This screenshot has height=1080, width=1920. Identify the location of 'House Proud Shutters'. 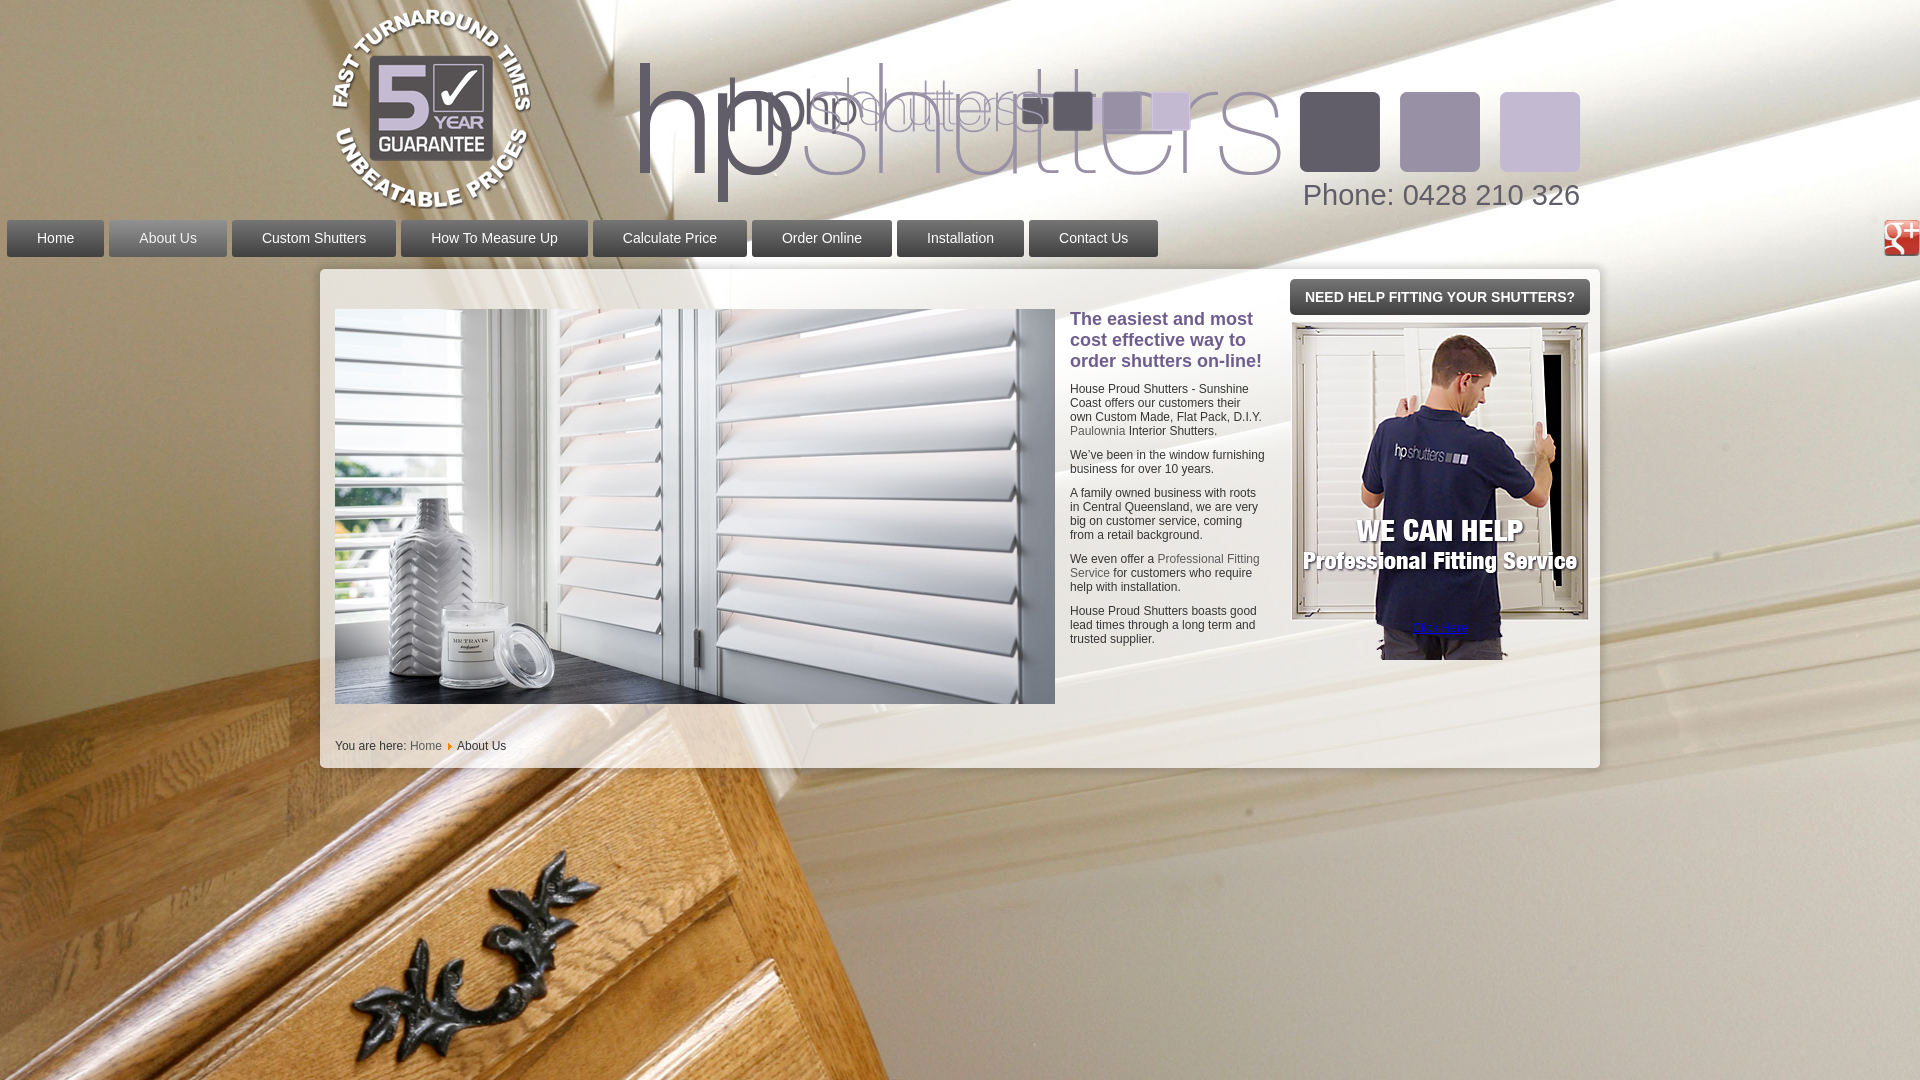
(719, 10).